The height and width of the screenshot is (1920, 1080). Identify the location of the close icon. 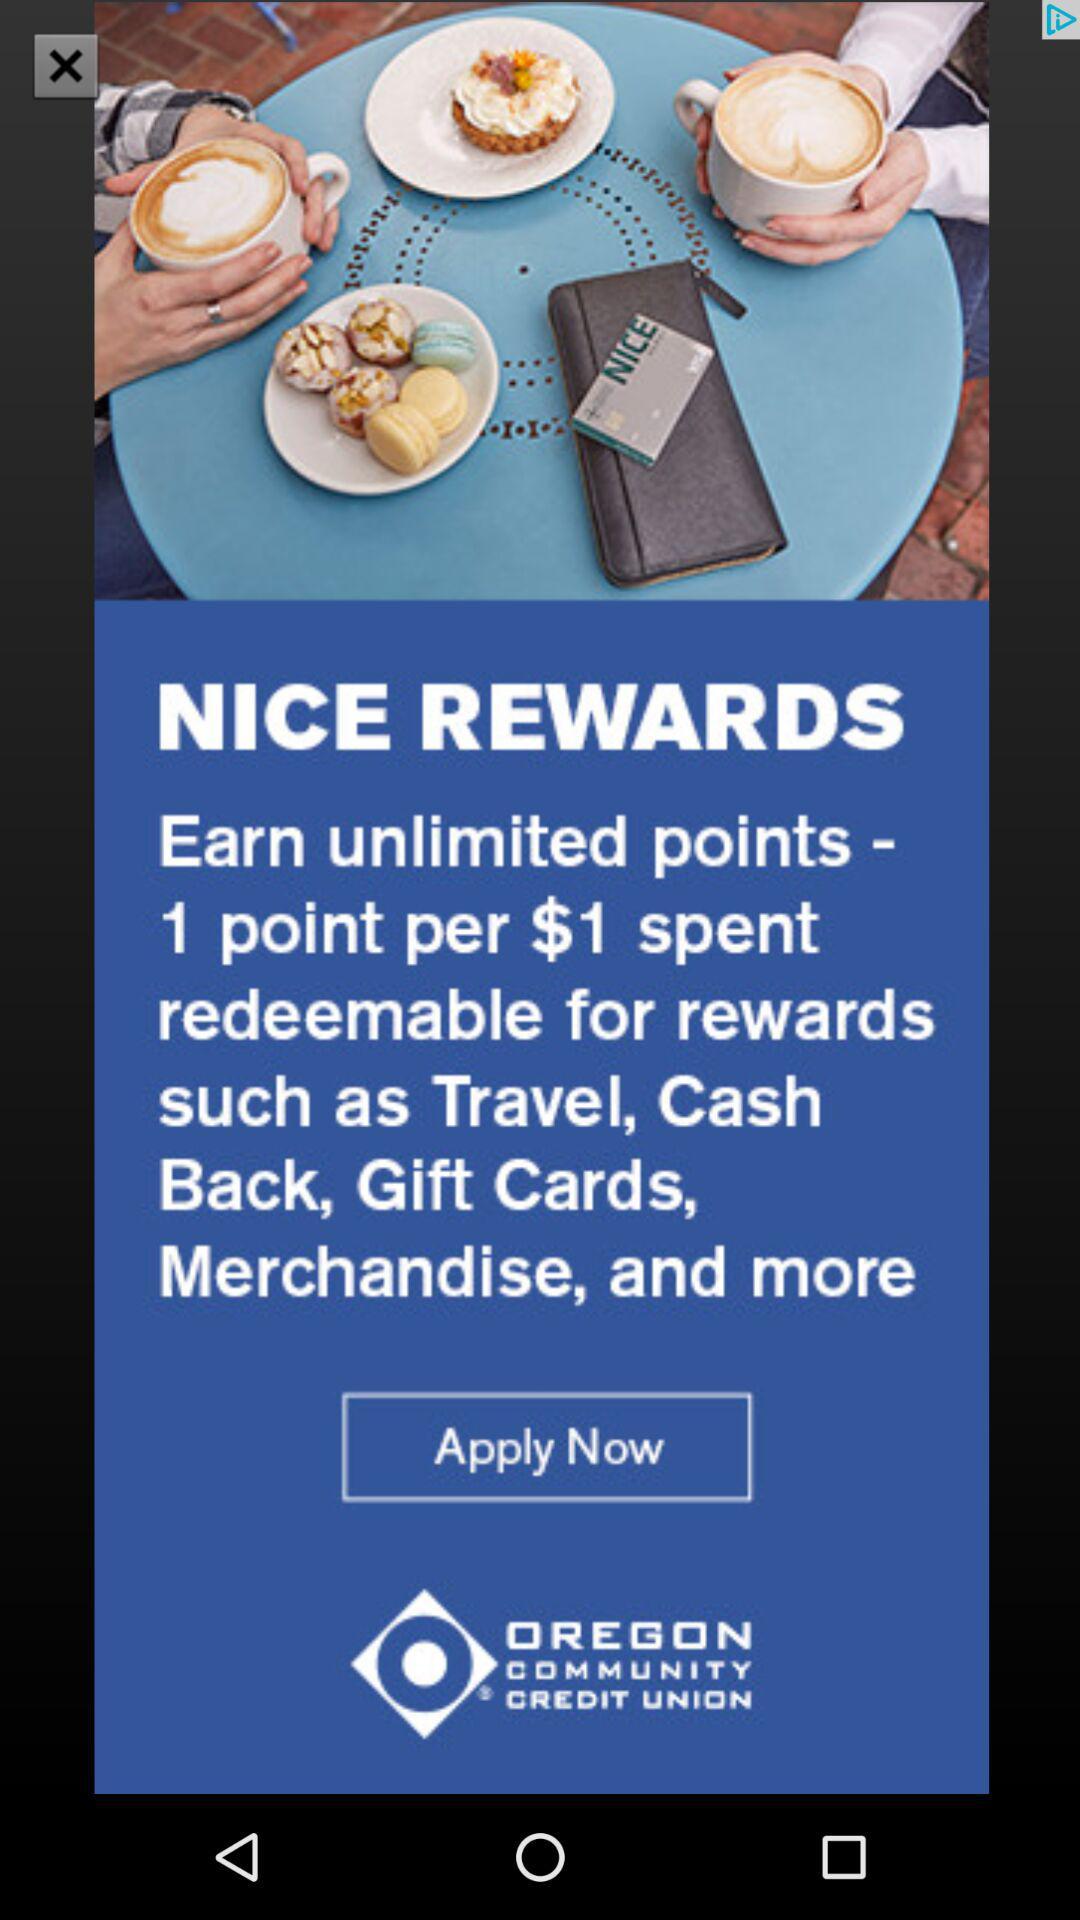
(64, 70).